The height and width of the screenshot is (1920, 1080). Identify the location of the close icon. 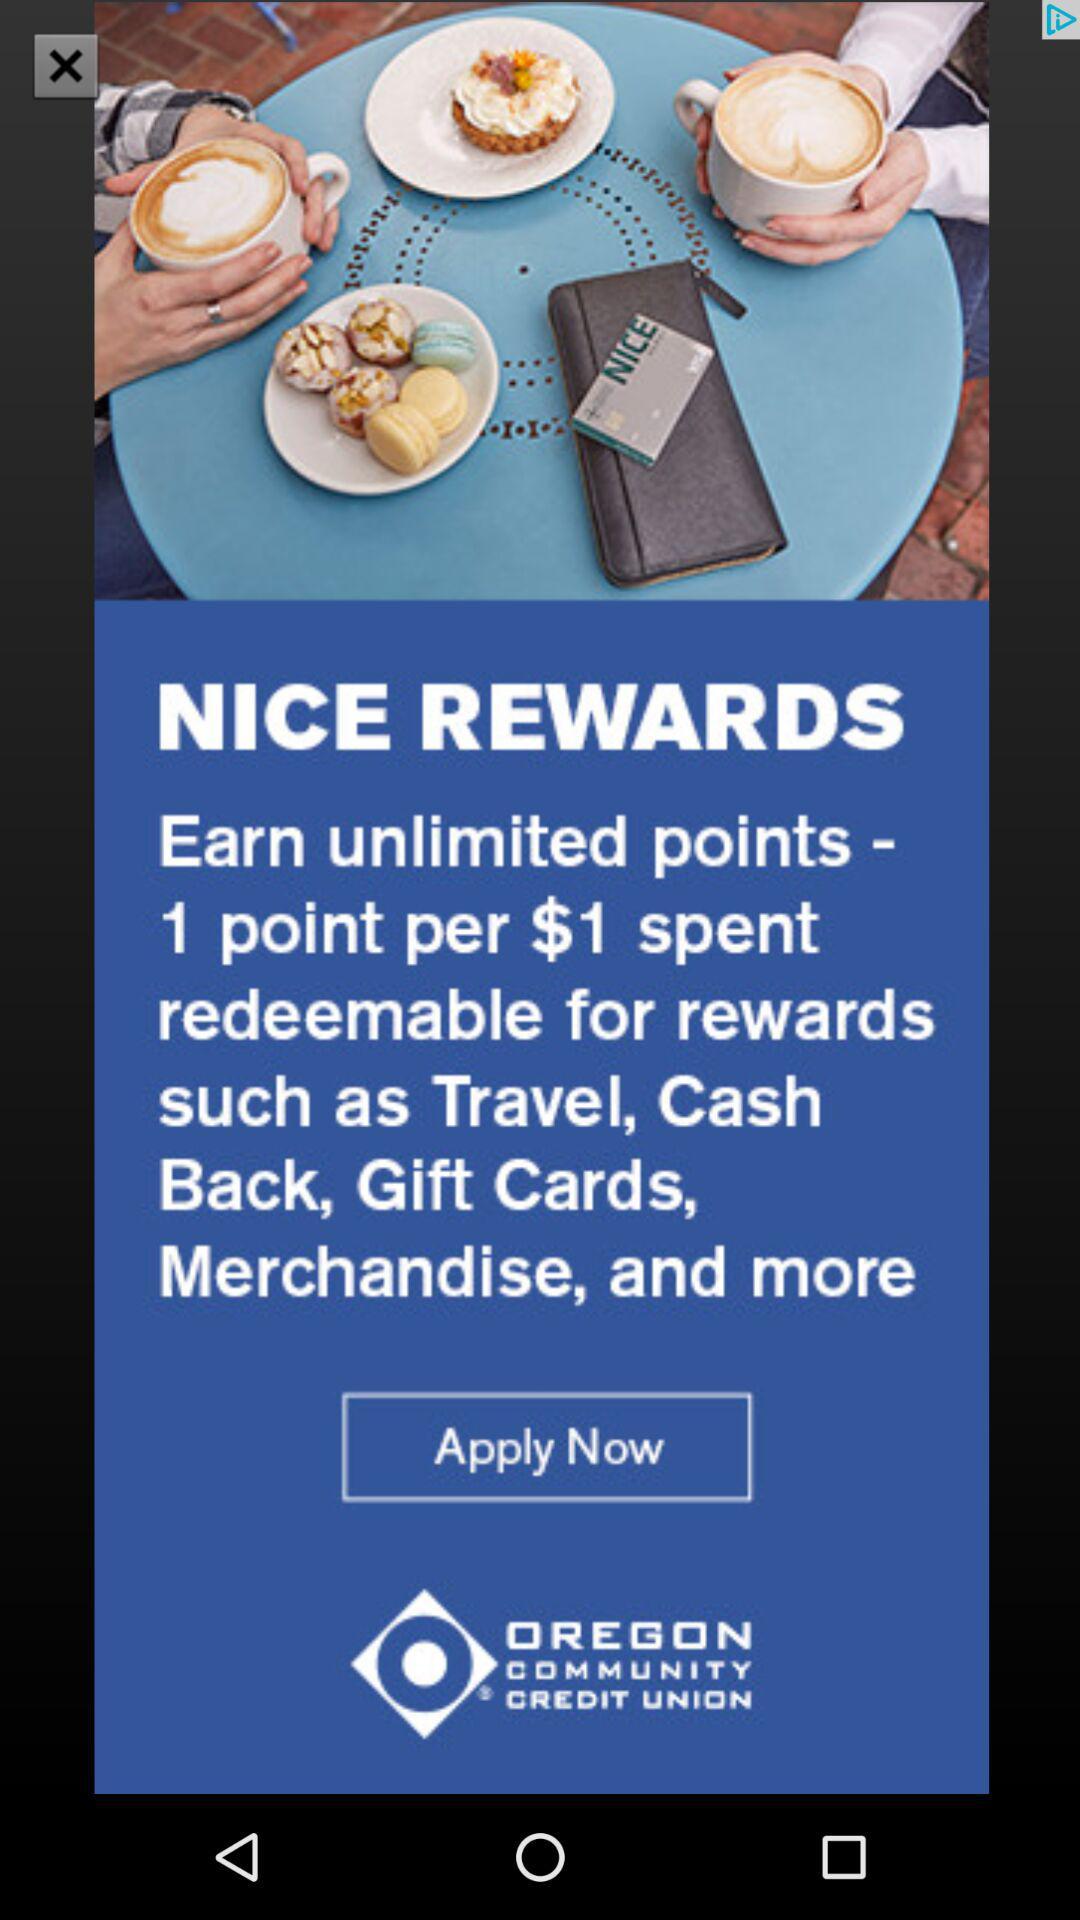
(64, 70).